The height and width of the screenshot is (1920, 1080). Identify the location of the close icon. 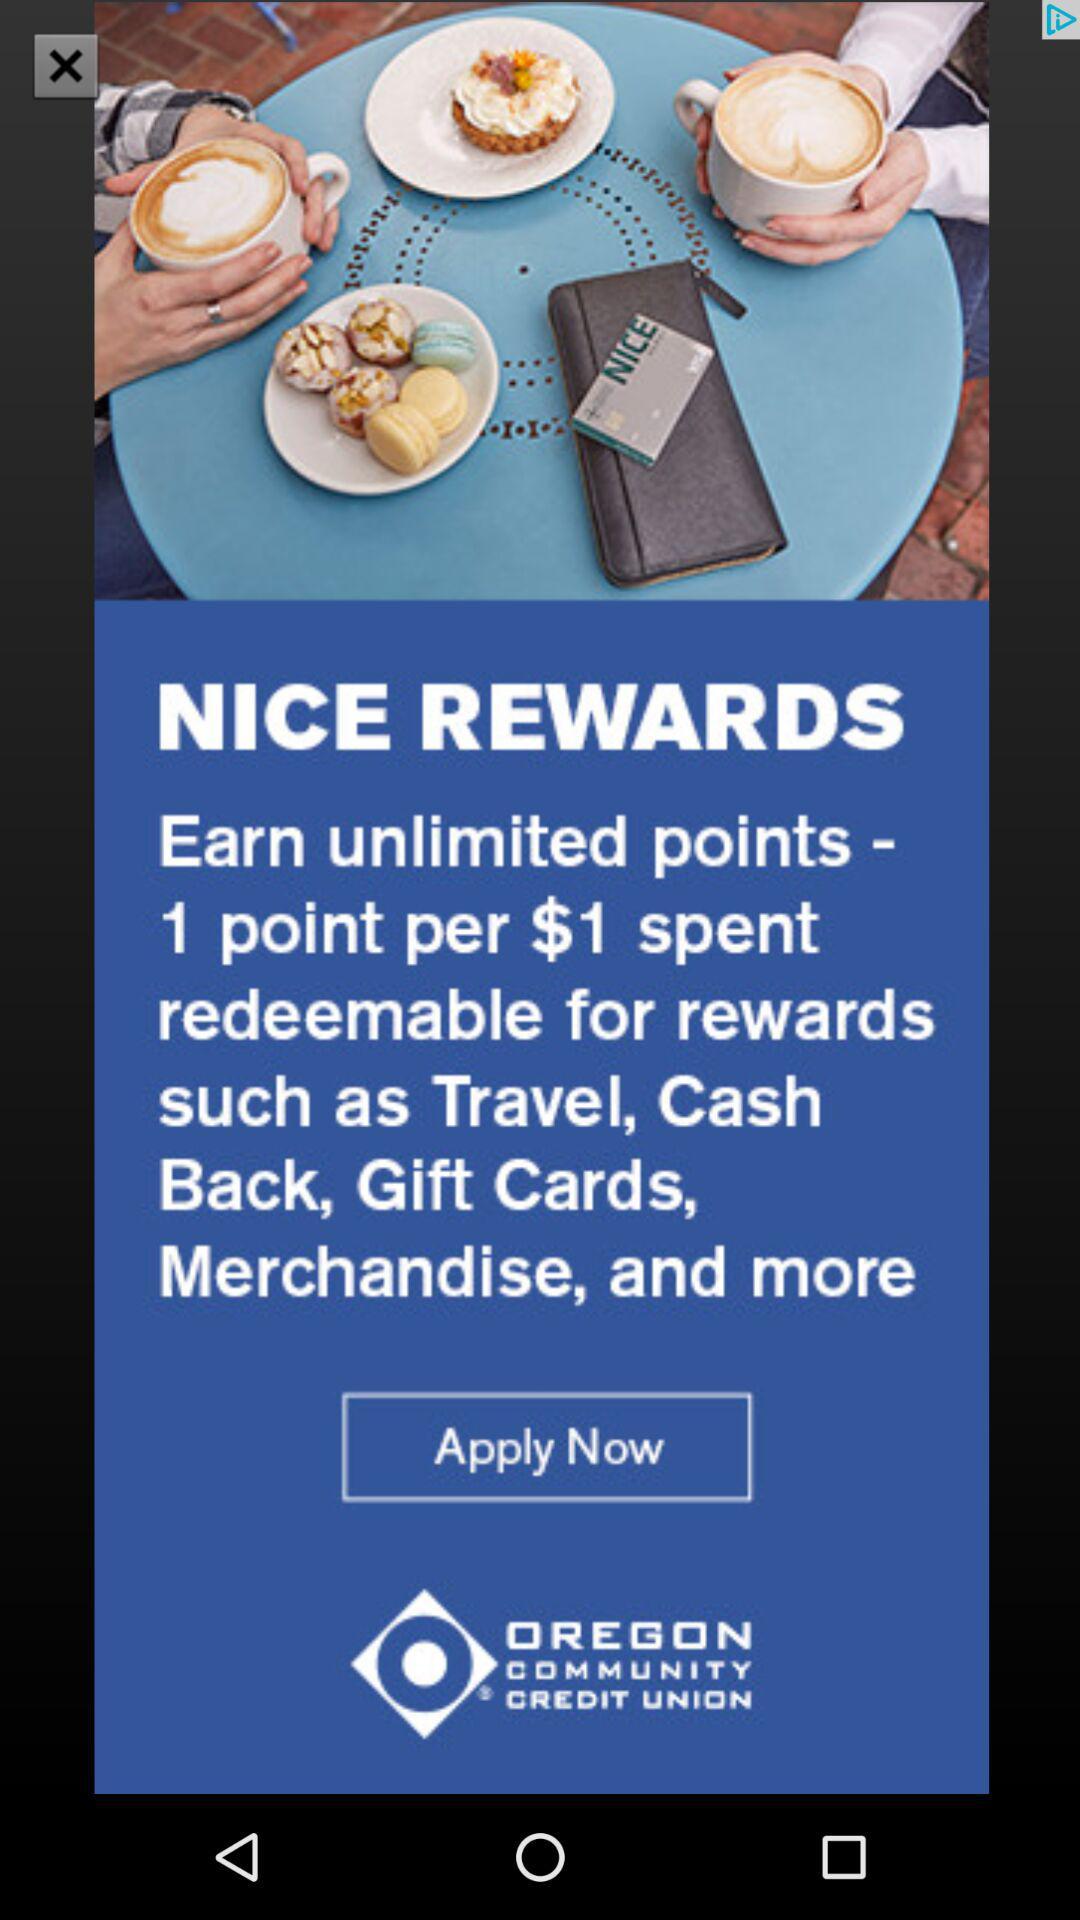
(64, 70).